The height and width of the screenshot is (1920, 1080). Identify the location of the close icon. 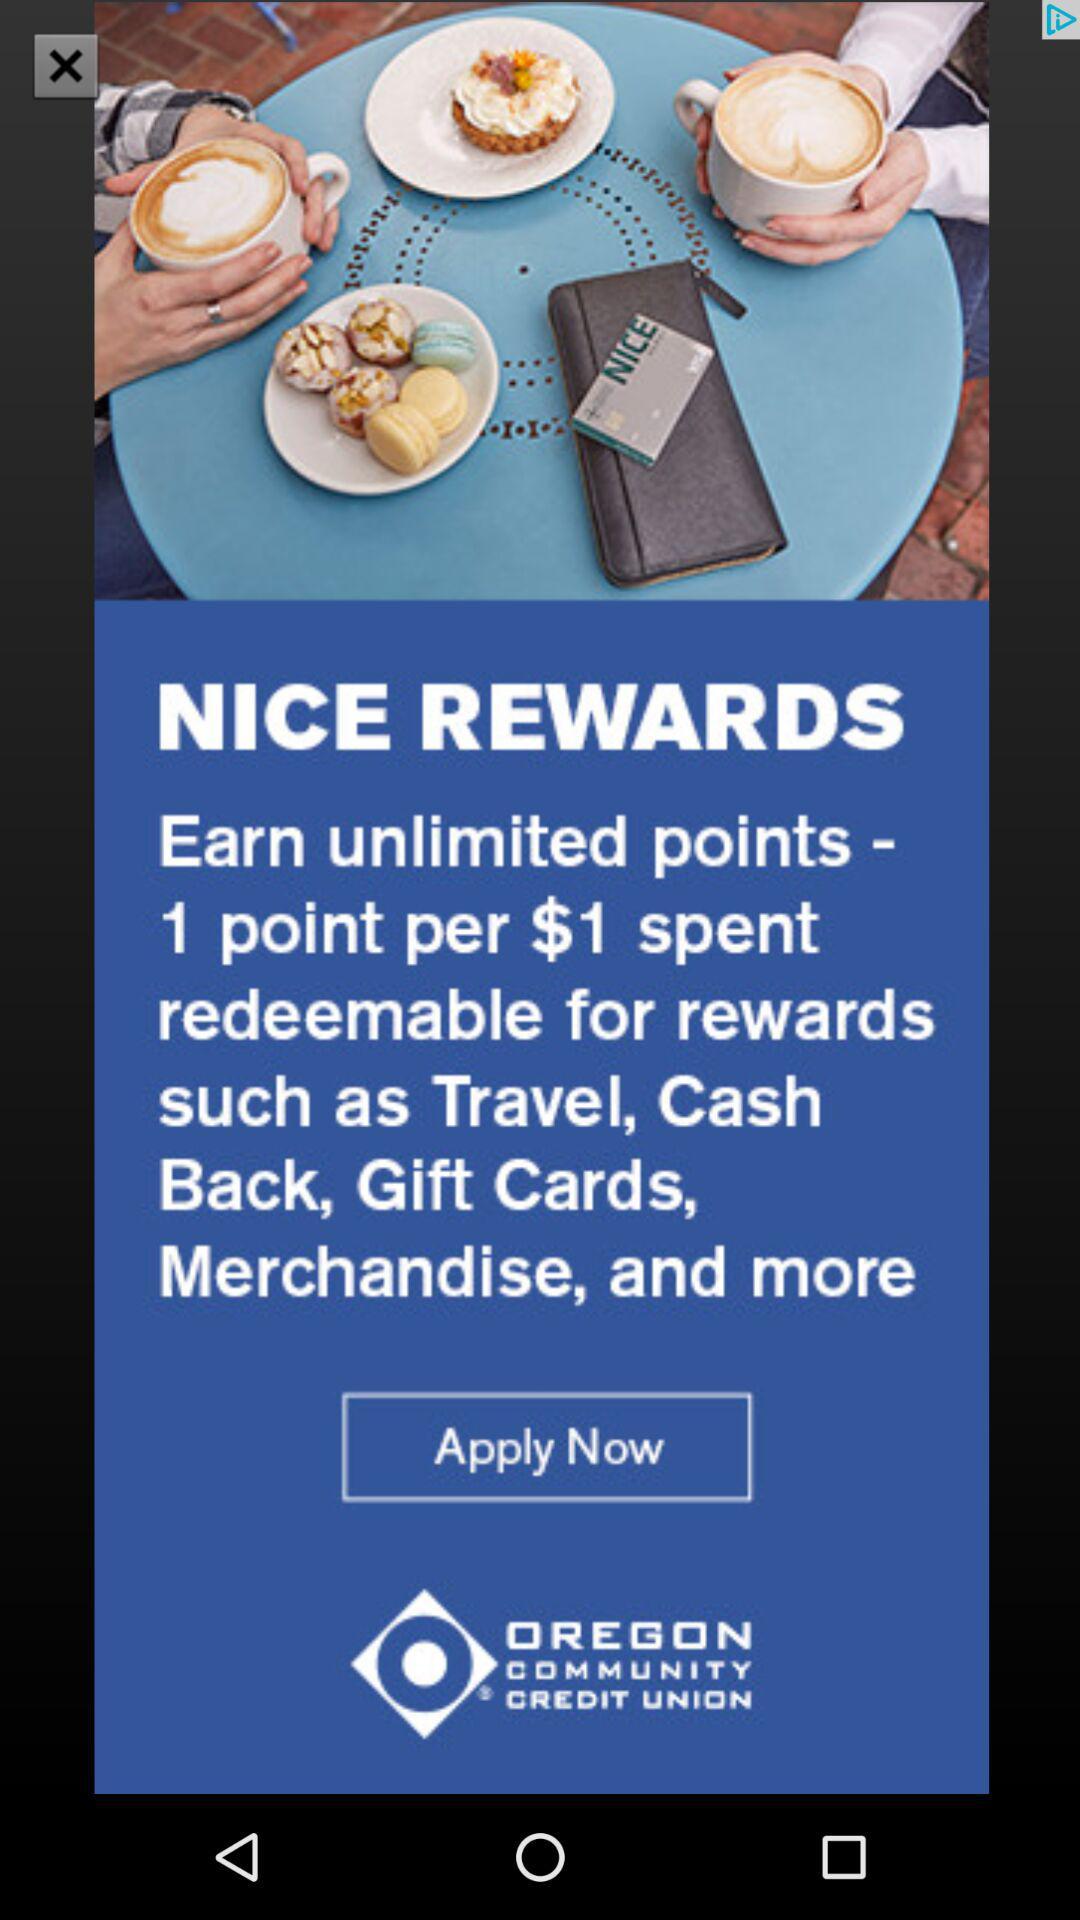
(64, 70).